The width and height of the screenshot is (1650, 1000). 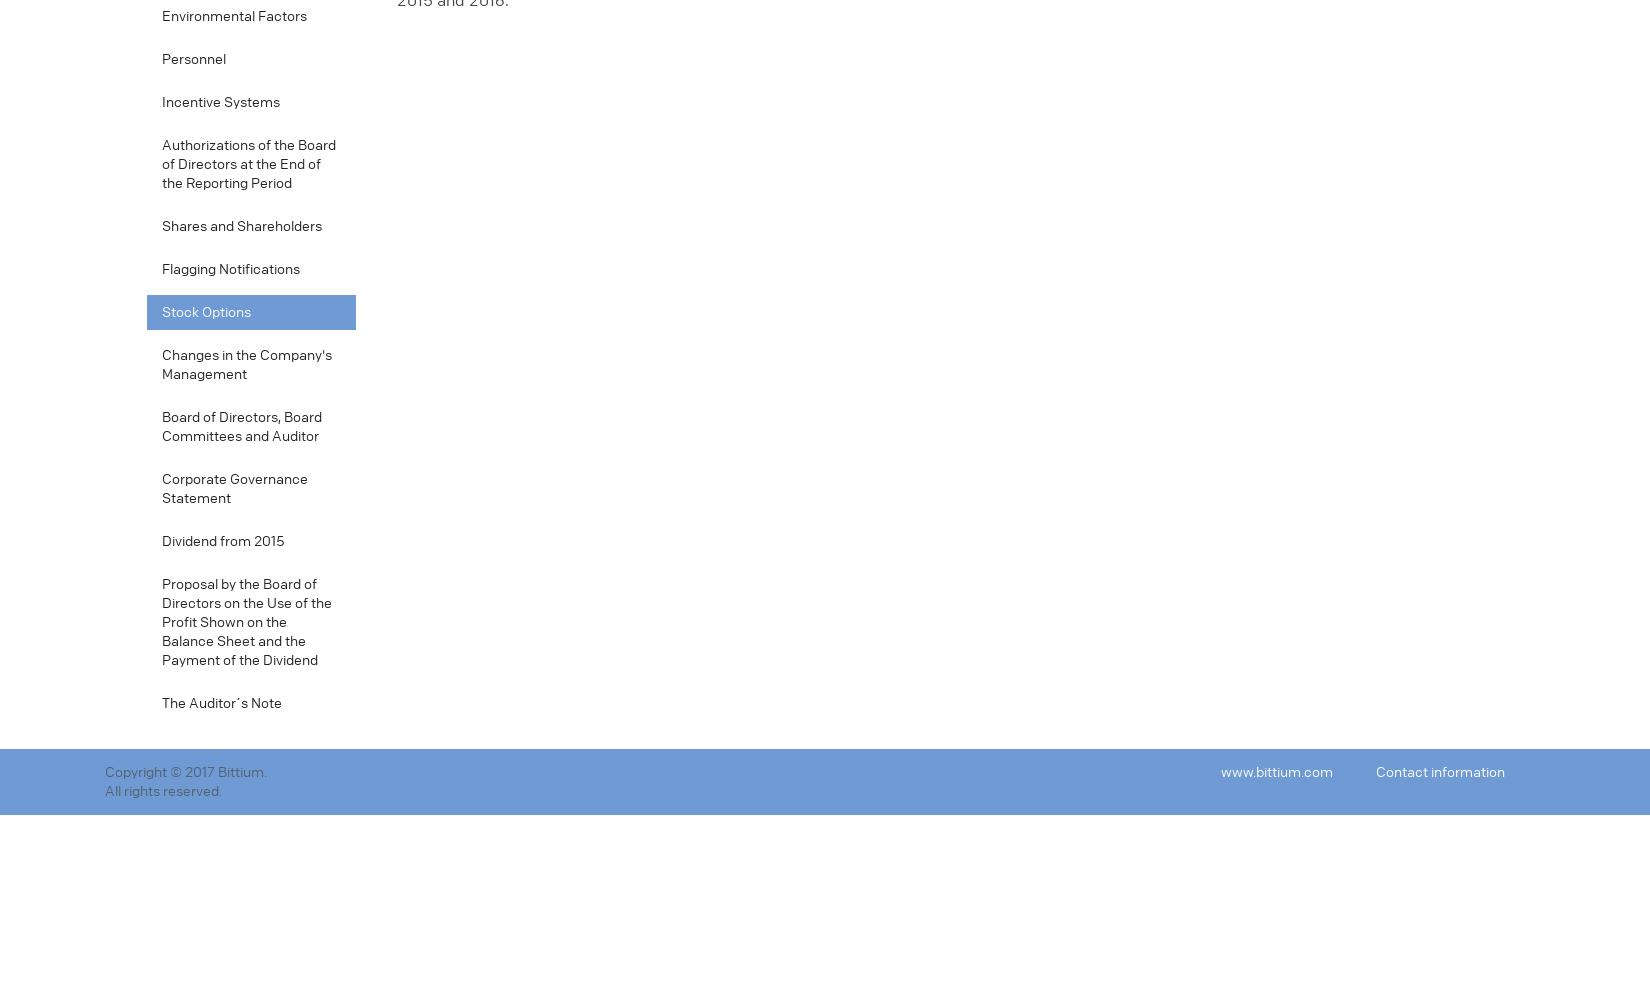 I want to click on 'Contact information', so click(x=1439, y=772).